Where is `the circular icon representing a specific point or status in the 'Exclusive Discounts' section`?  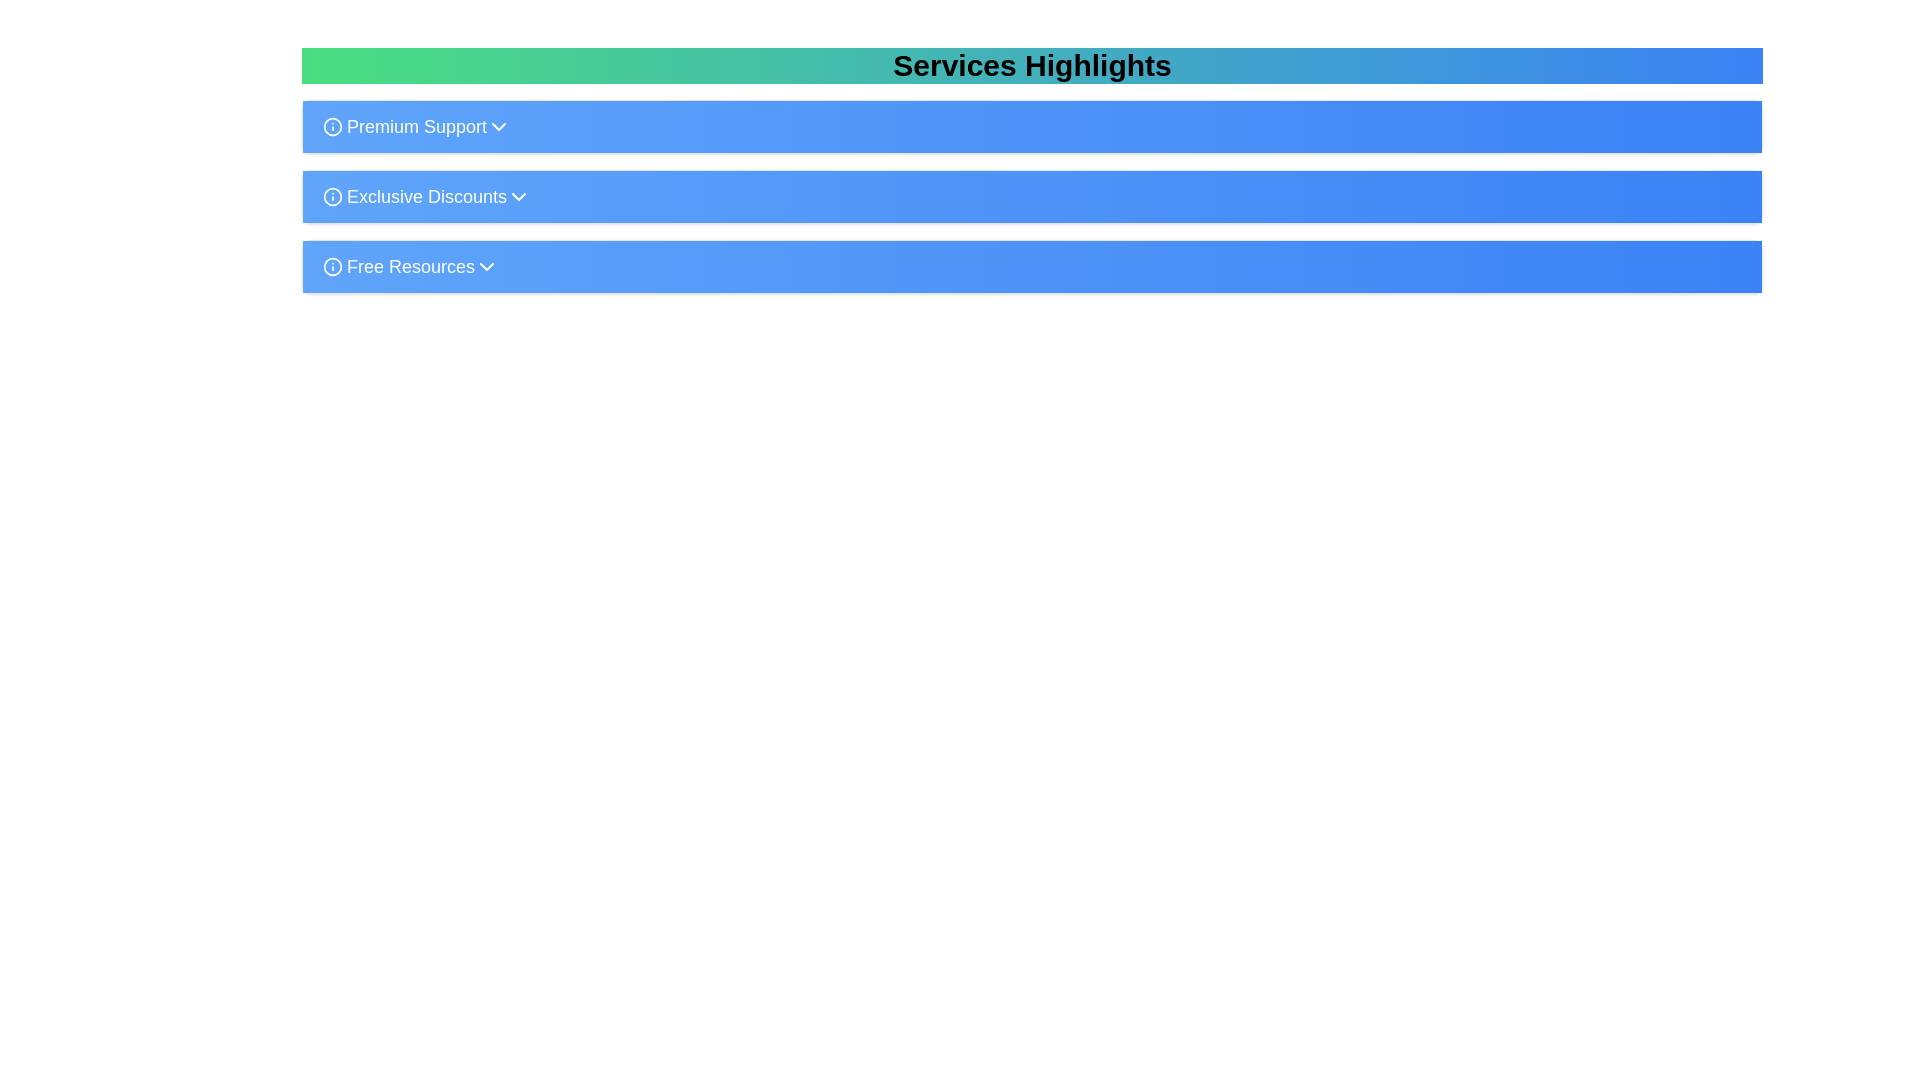
the circular icon representing a specific point or status in the 'Exclusive Discounts' section is located at coordinates (332, 196).